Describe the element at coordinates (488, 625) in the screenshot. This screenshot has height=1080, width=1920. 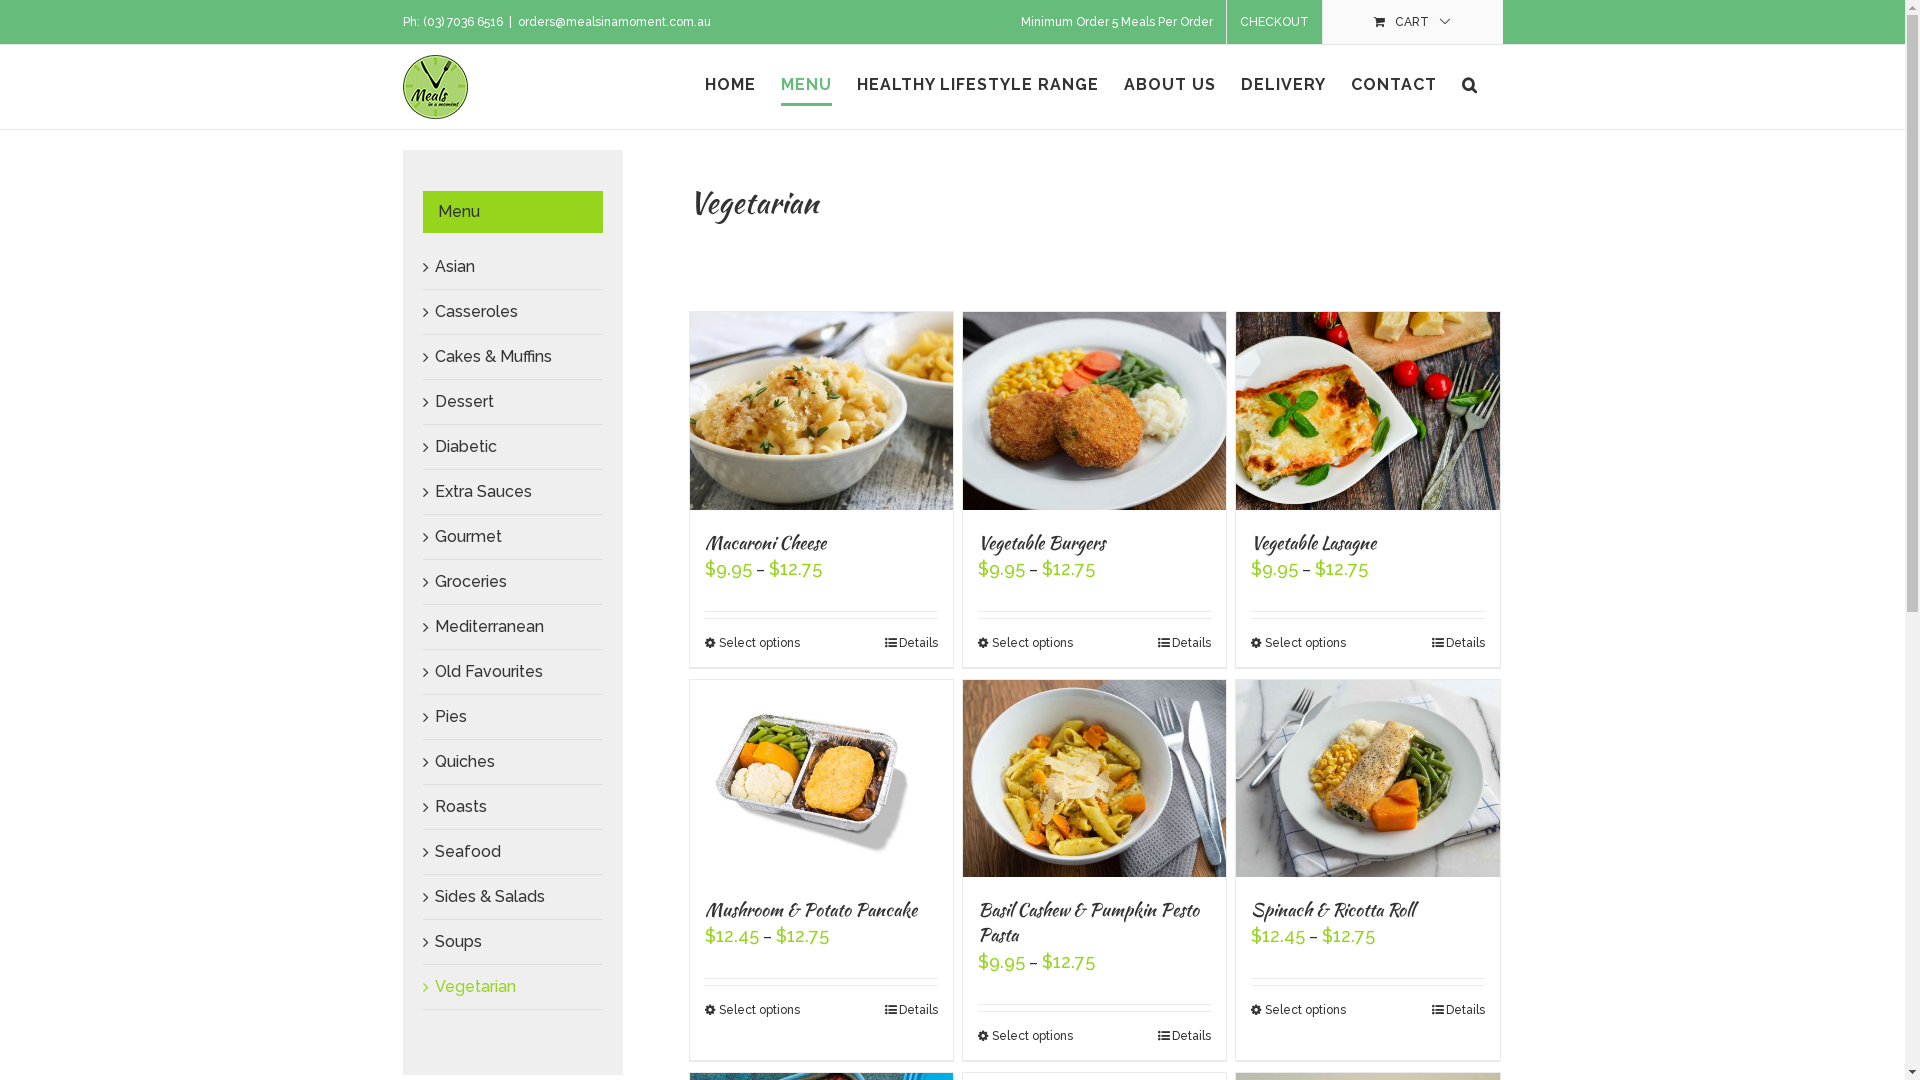
I see `'Mediterranean'` at that location.